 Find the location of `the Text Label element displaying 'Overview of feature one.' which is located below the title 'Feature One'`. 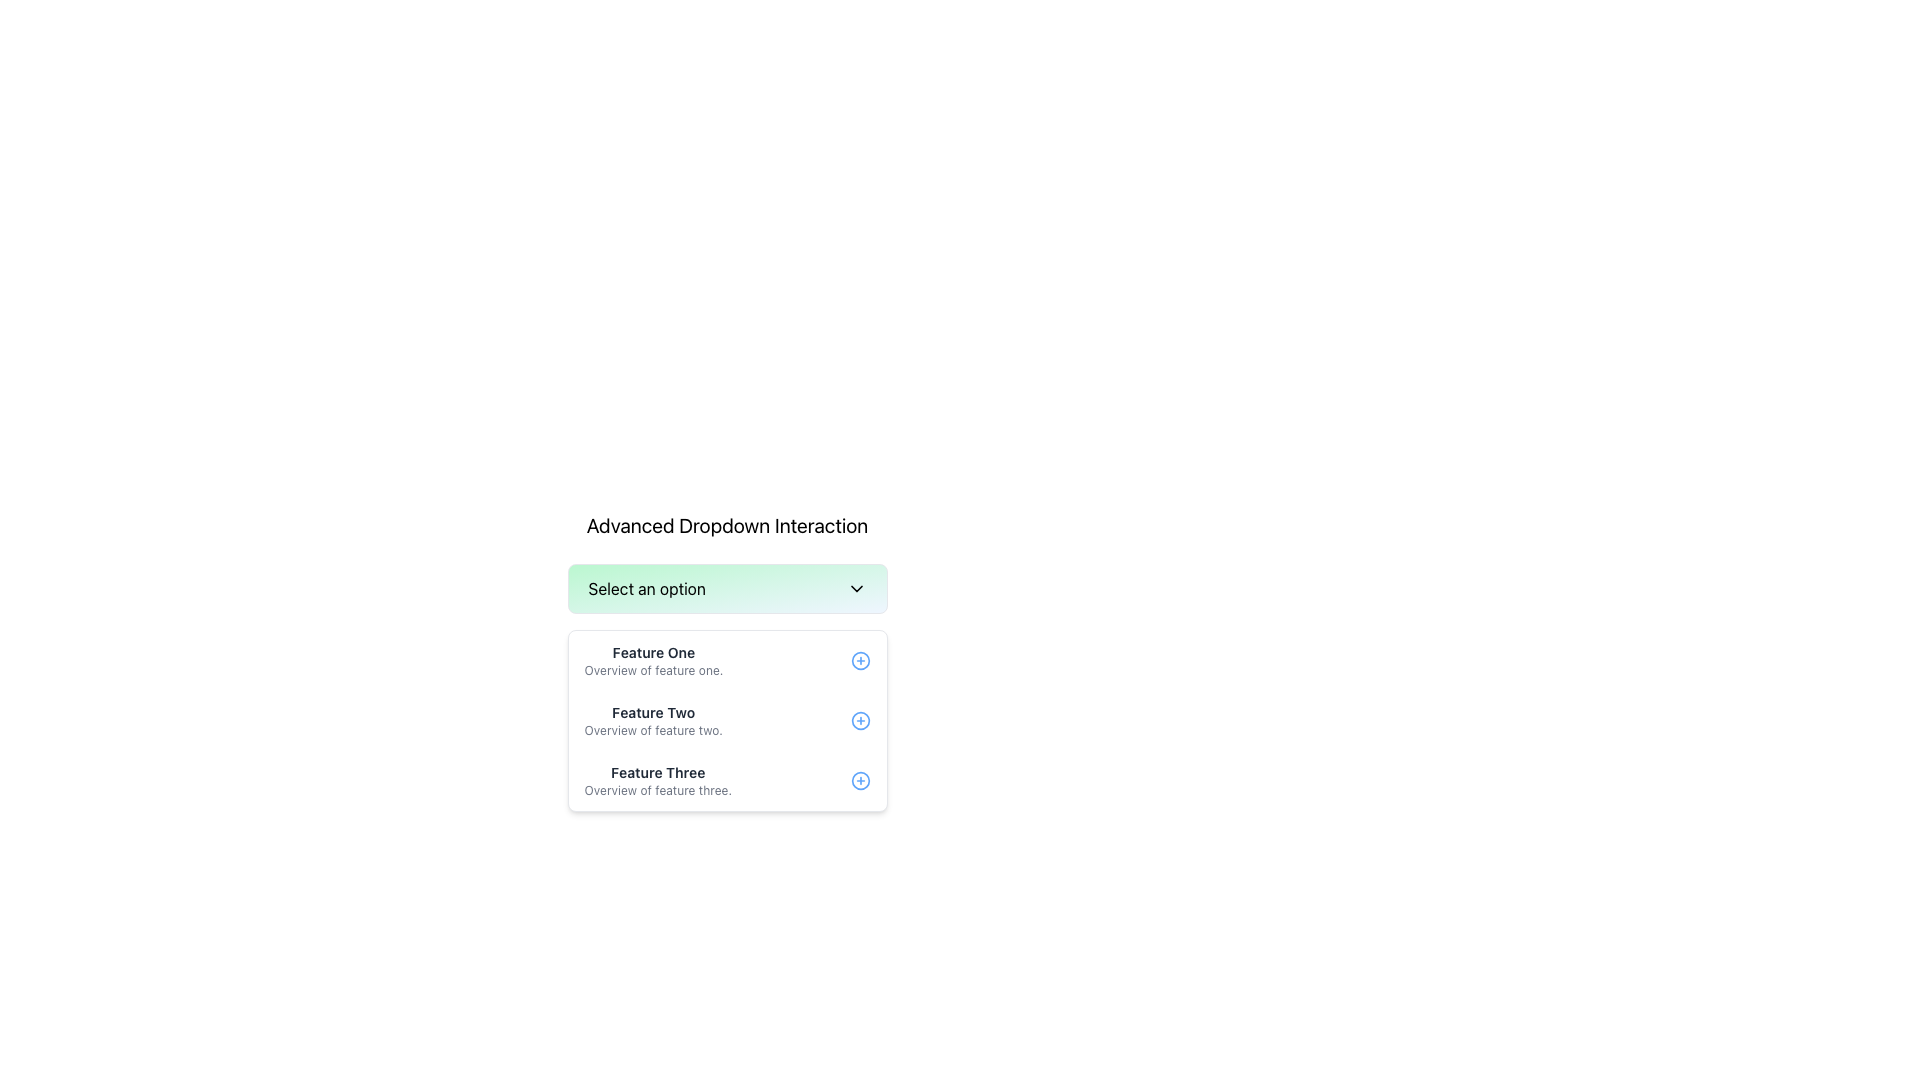

the Text Label element displaying 'Overview of feature one.' which is located below the title 'Feature One' is located at coordinates (653, 671).